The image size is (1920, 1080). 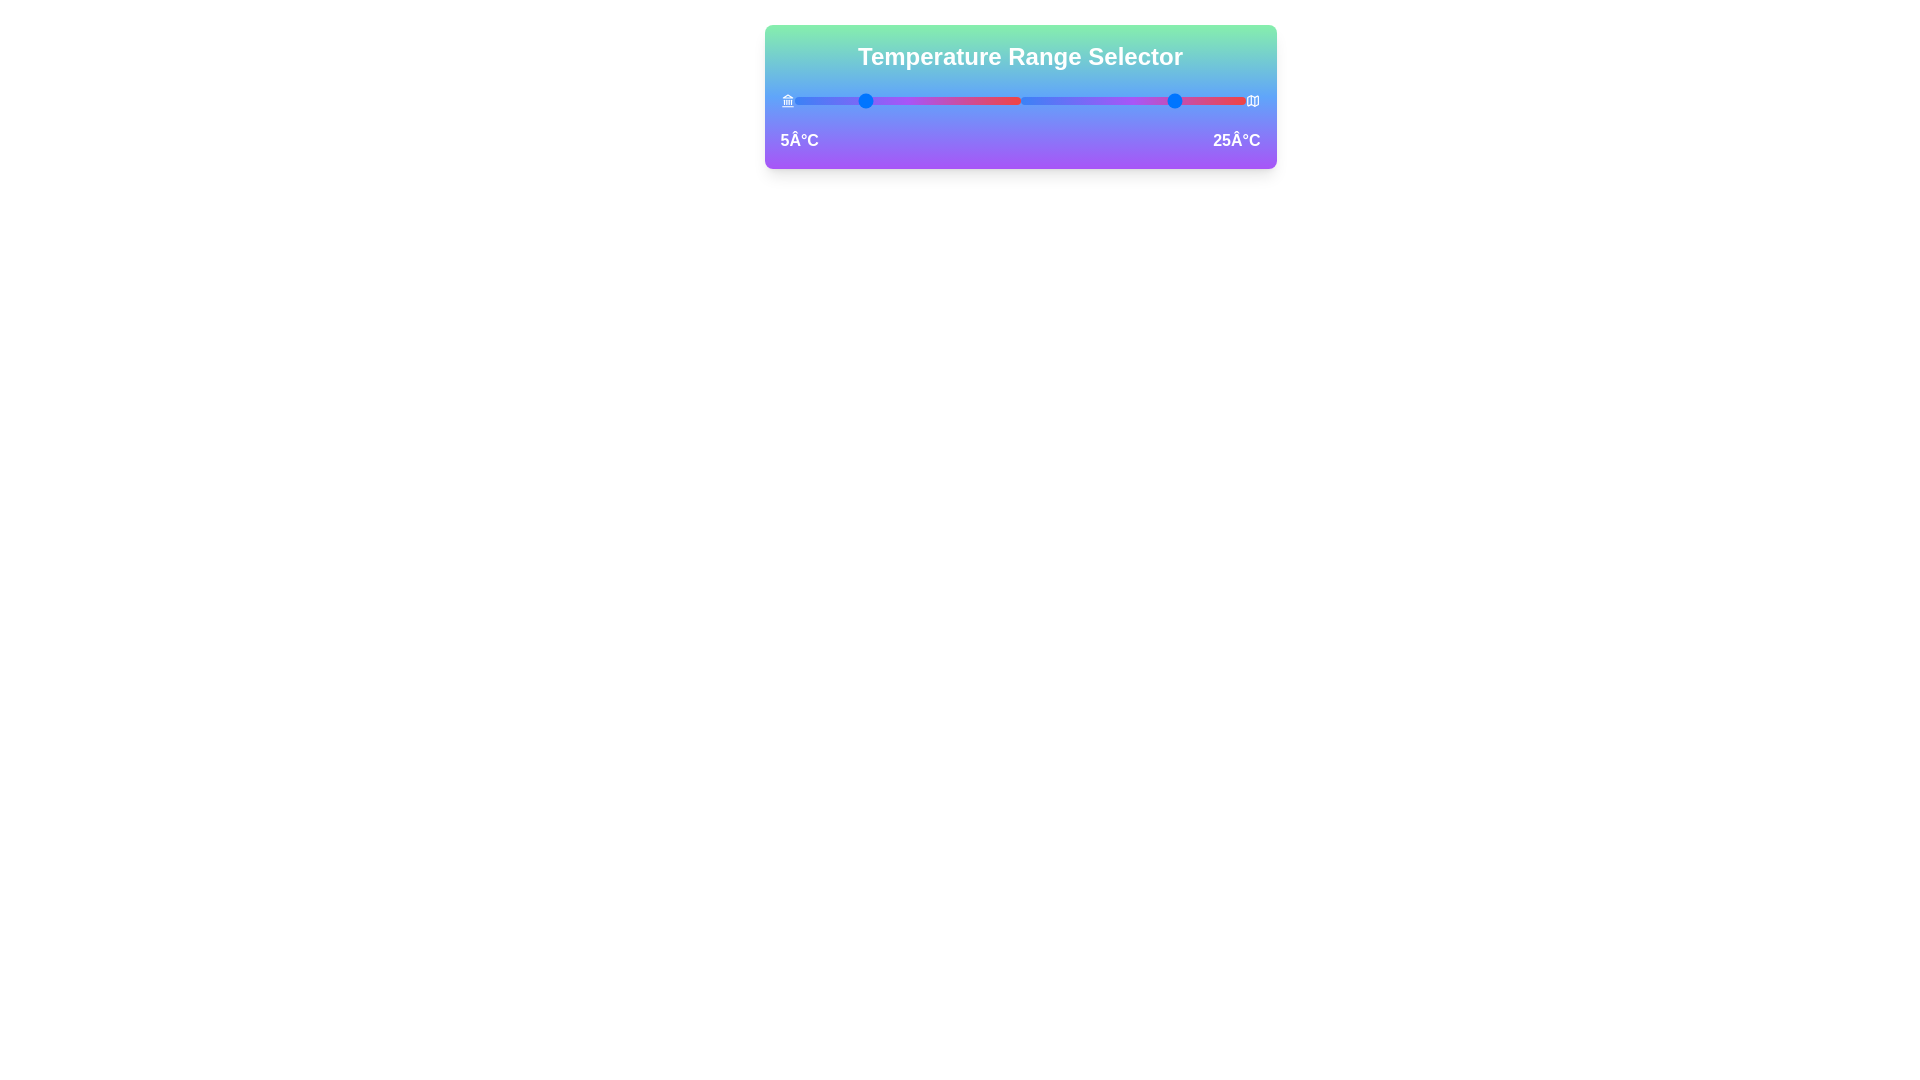 What do you see at coordinates (866, 100) in the screenshot?
I see `the left temperature slider to 6°C` at bounding box center [866, 100].